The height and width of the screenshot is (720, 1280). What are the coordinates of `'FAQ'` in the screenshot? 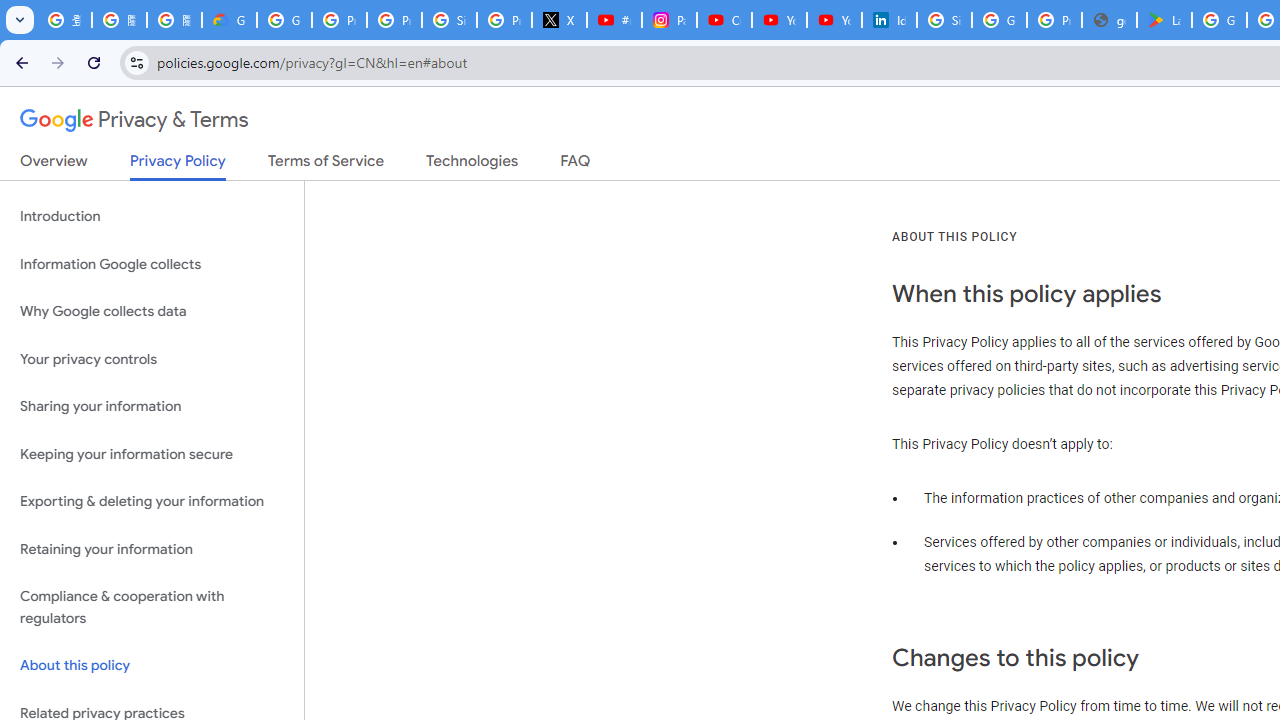 It's located at (575, 164).